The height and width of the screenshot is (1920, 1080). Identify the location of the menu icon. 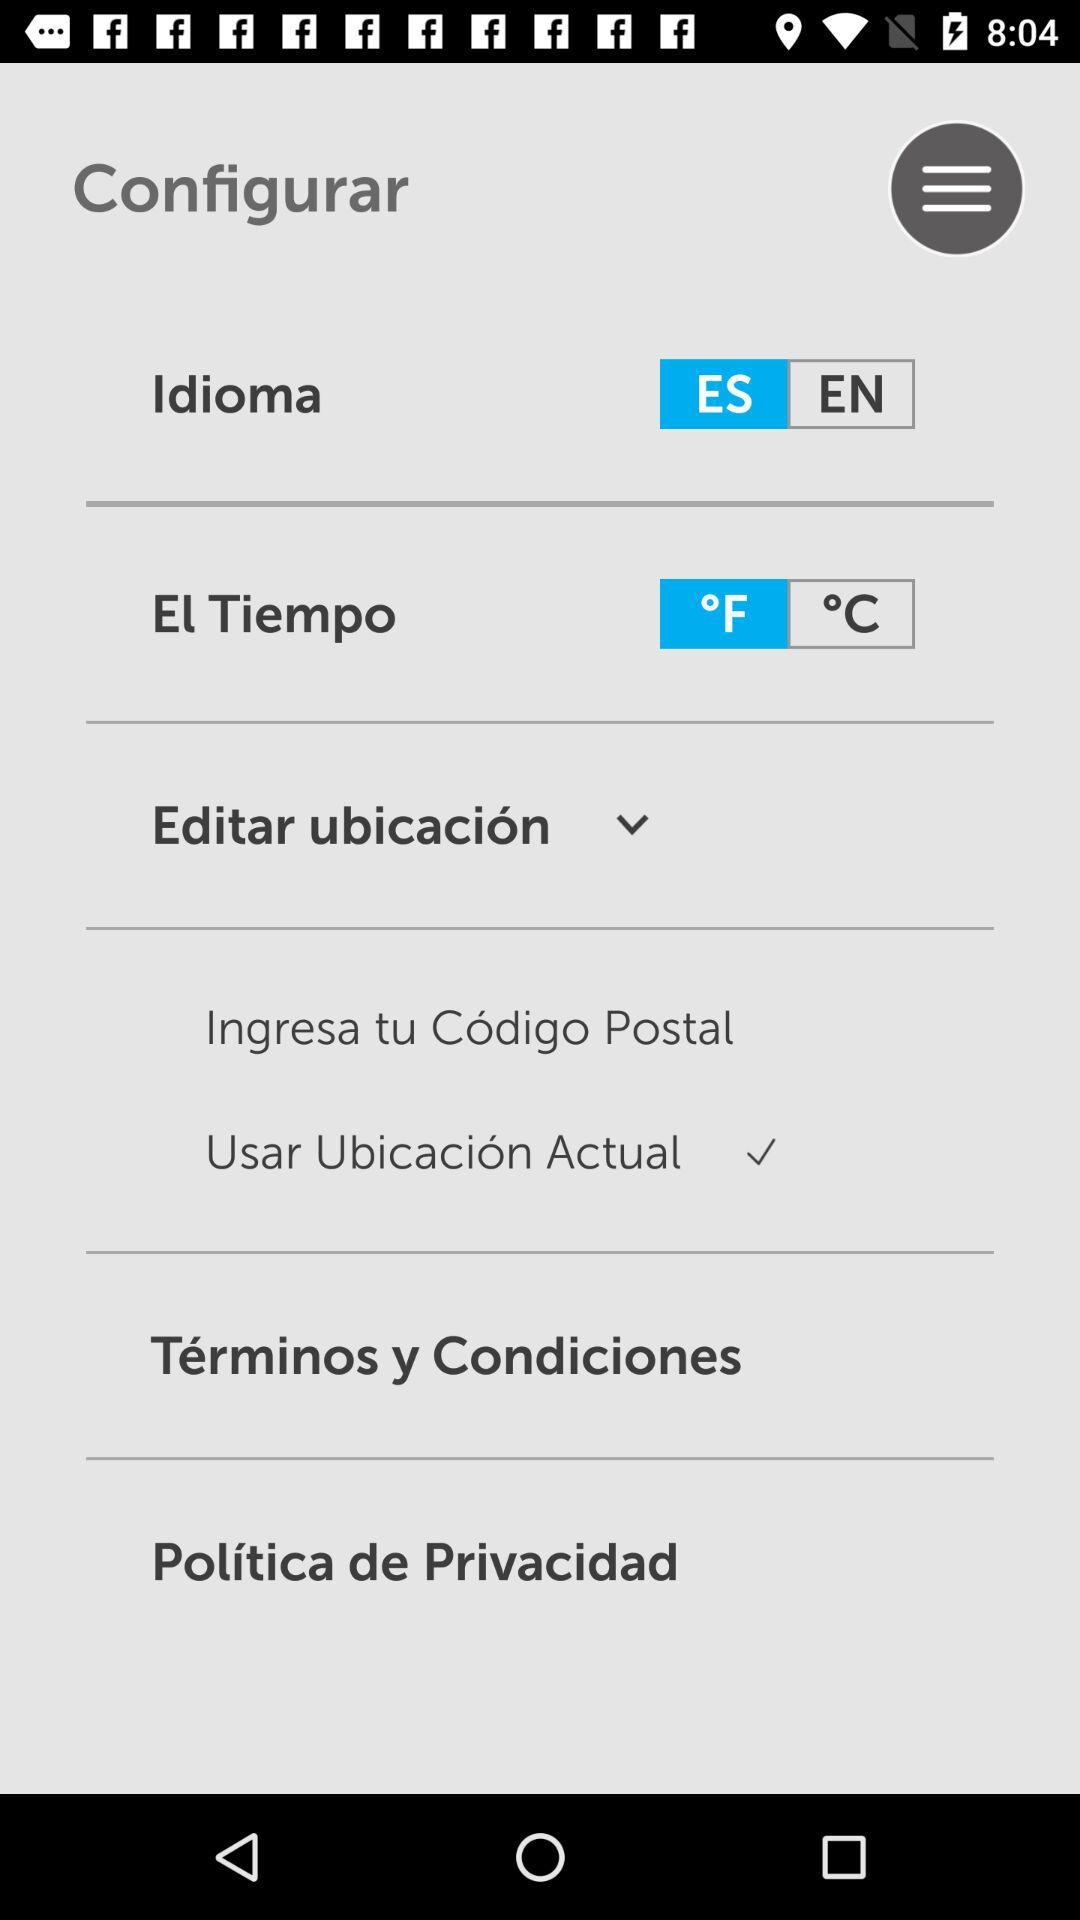
(955, 188).